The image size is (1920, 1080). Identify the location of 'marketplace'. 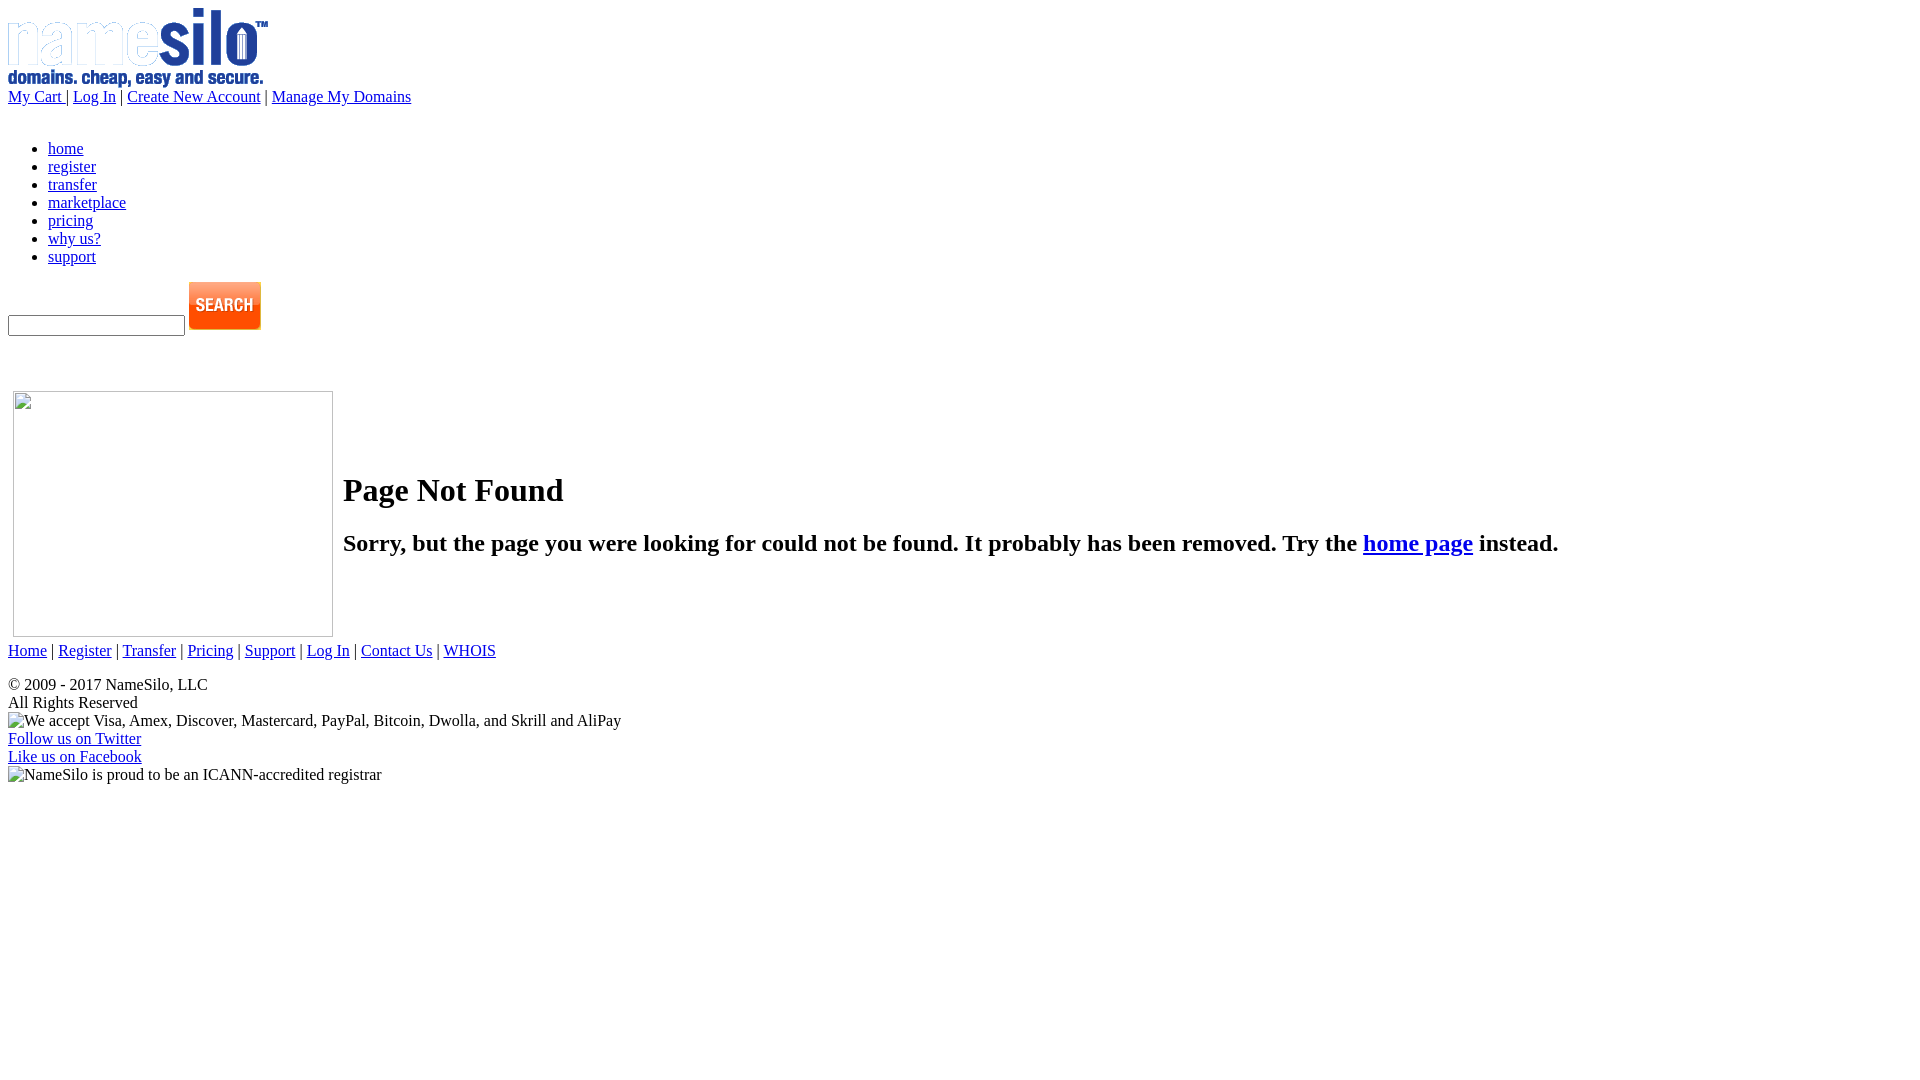
(85, 202).